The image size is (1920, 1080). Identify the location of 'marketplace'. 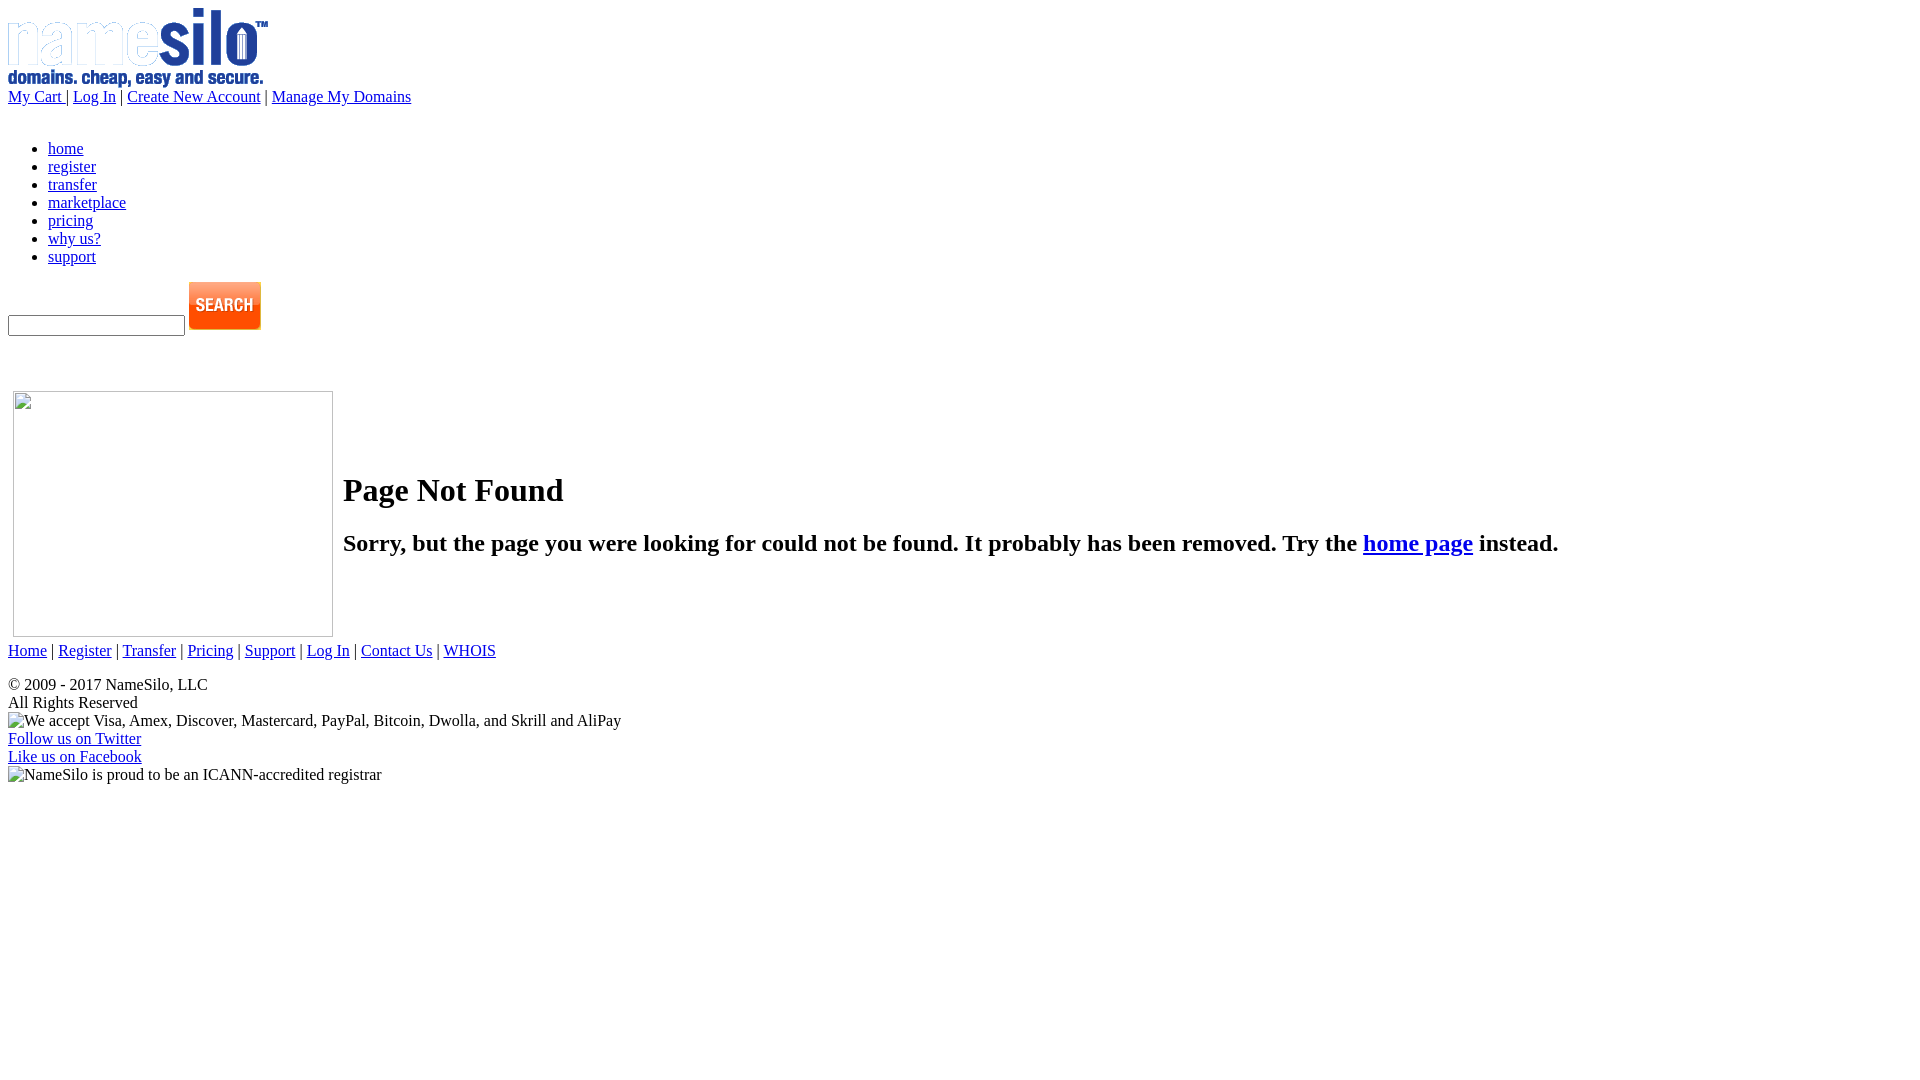
(85, 202).